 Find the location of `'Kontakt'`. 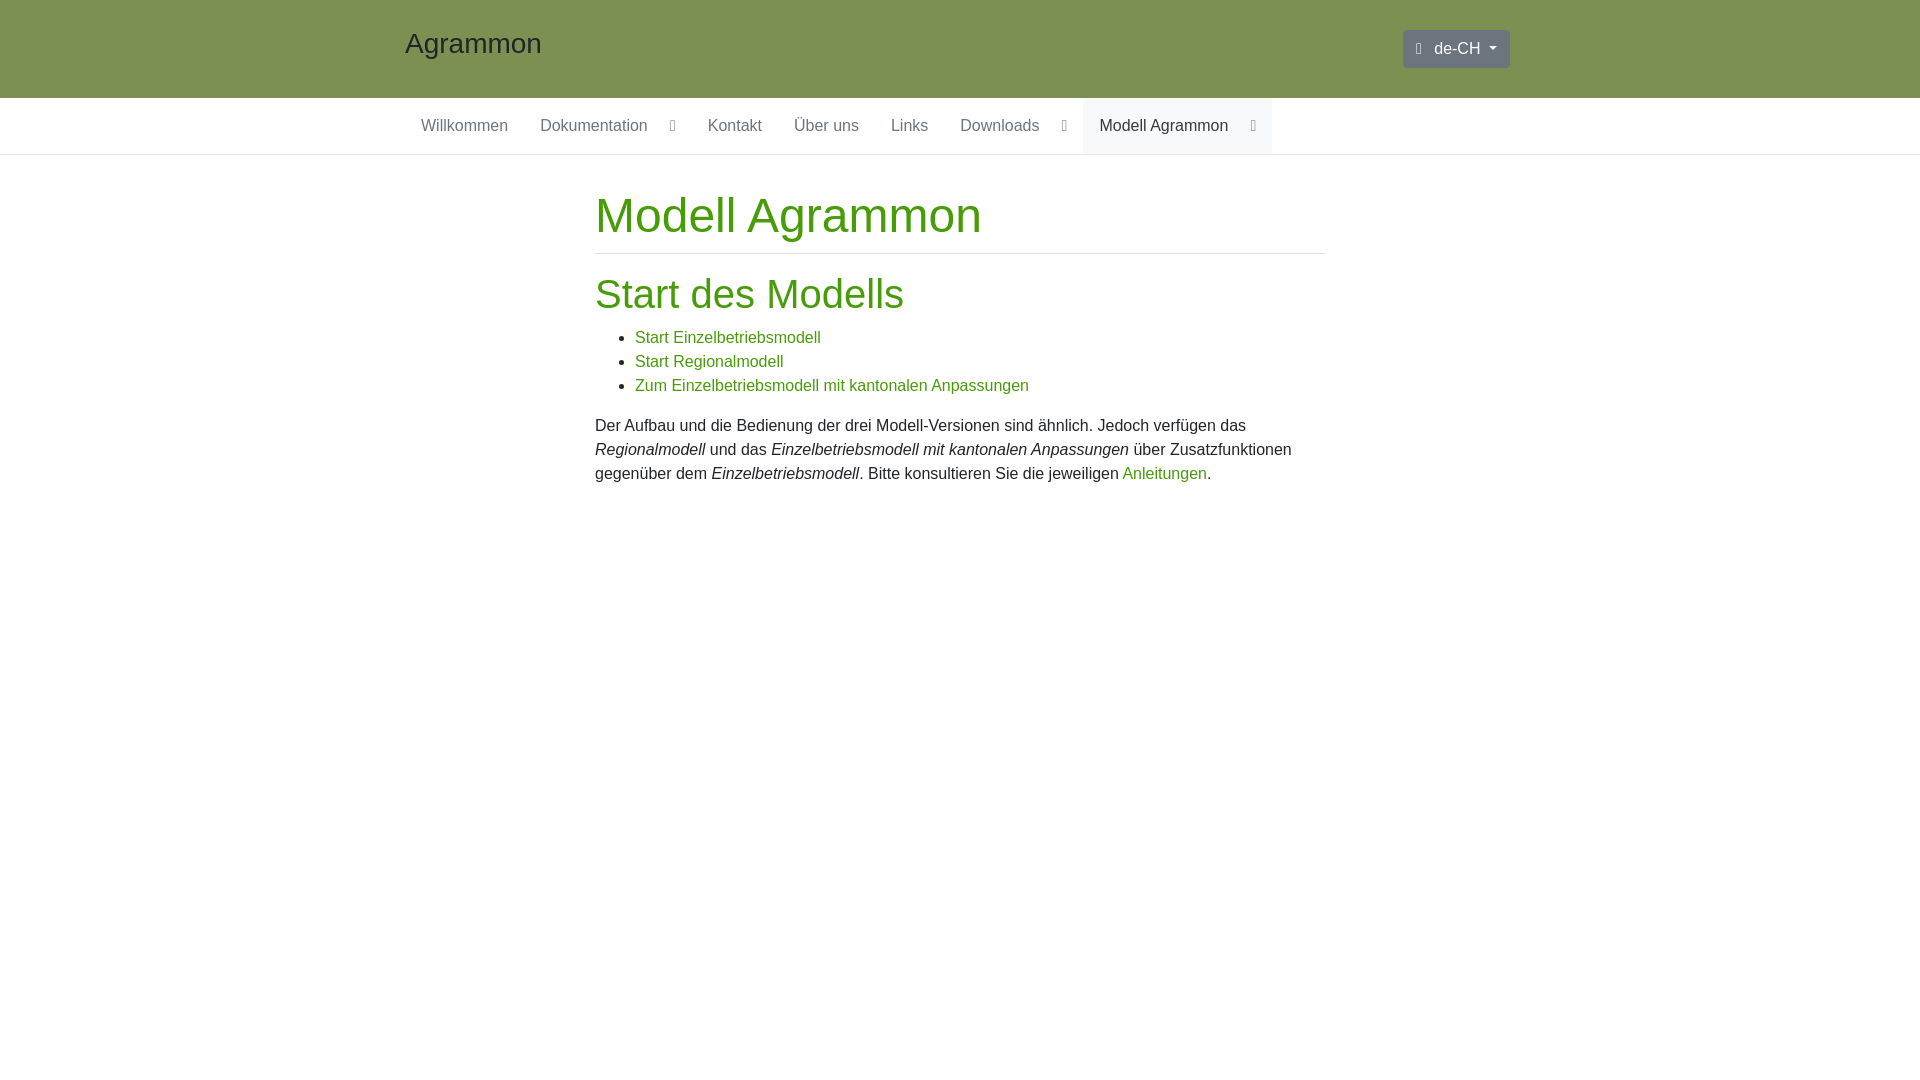

'Kontakt' is located at coordinates (733, 126).